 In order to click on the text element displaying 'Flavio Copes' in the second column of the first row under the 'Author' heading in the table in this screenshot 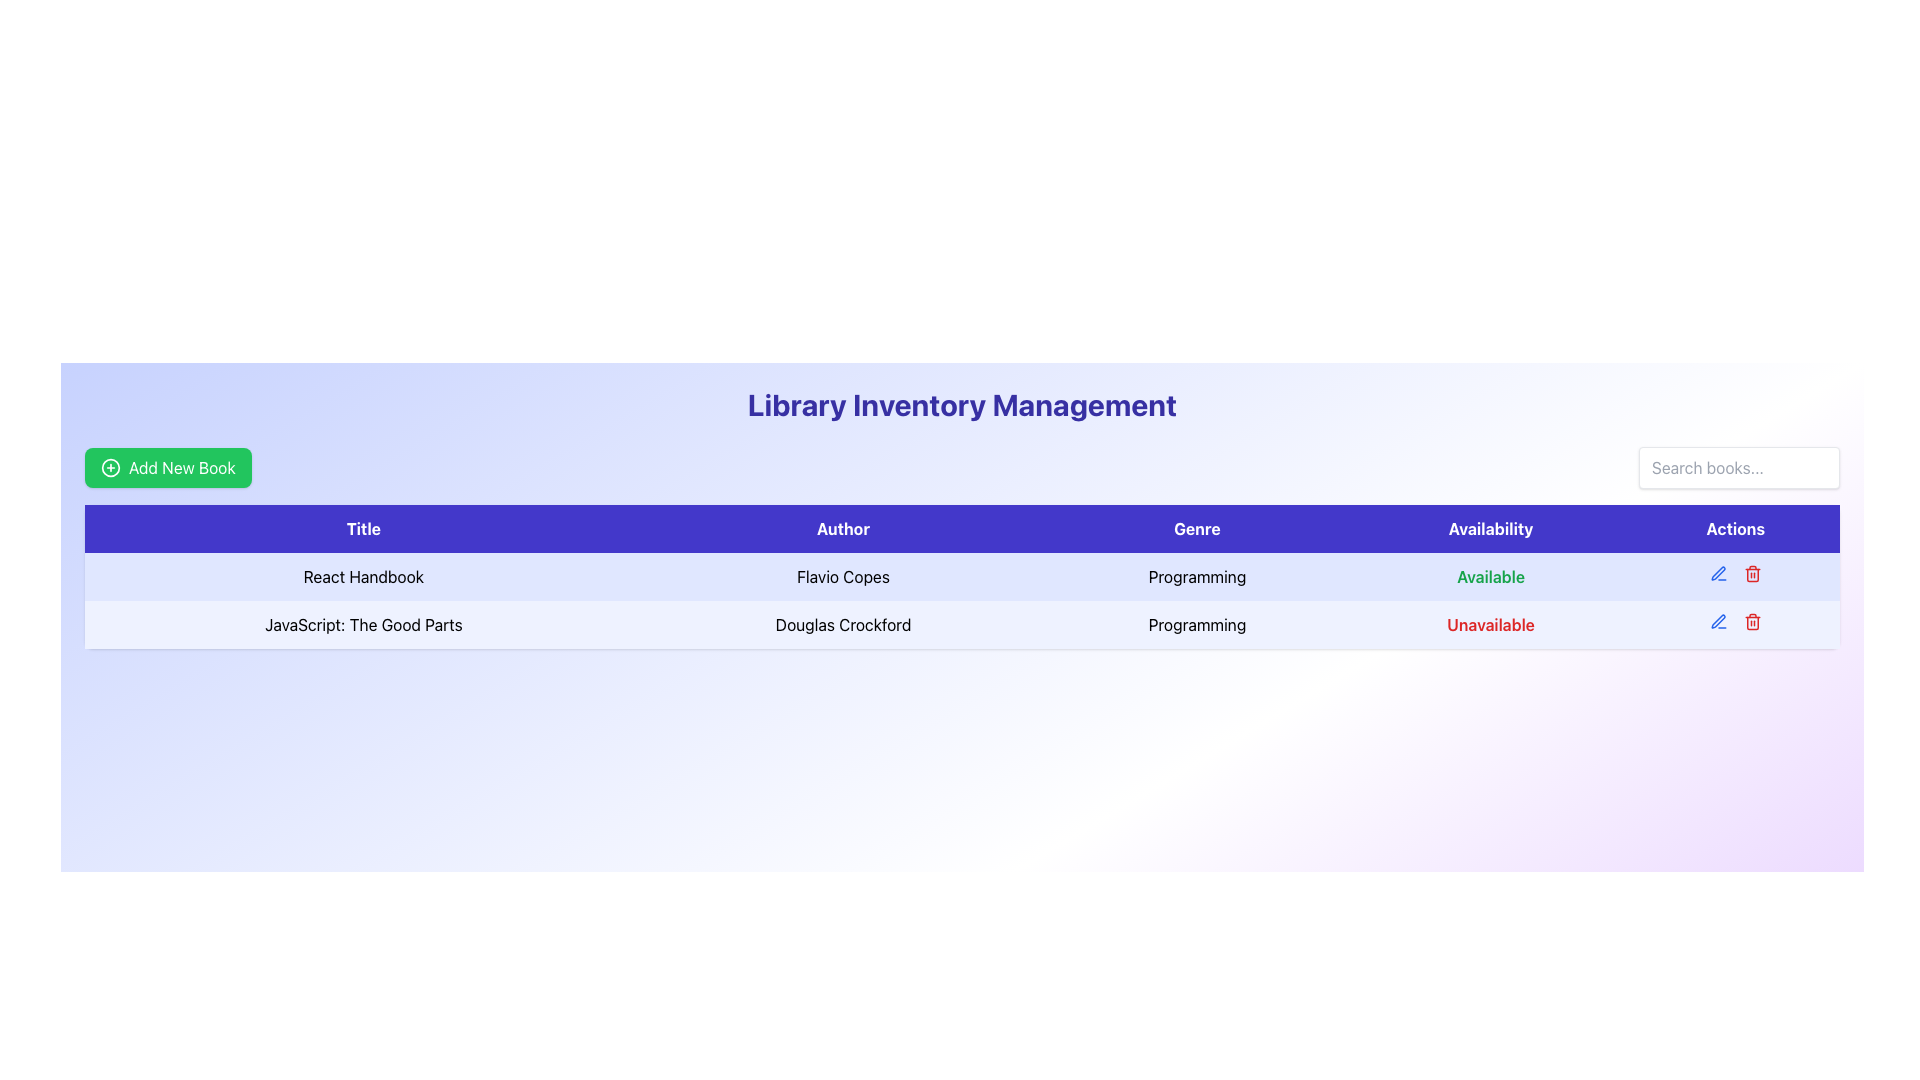, I will do `click(843, 577)`.